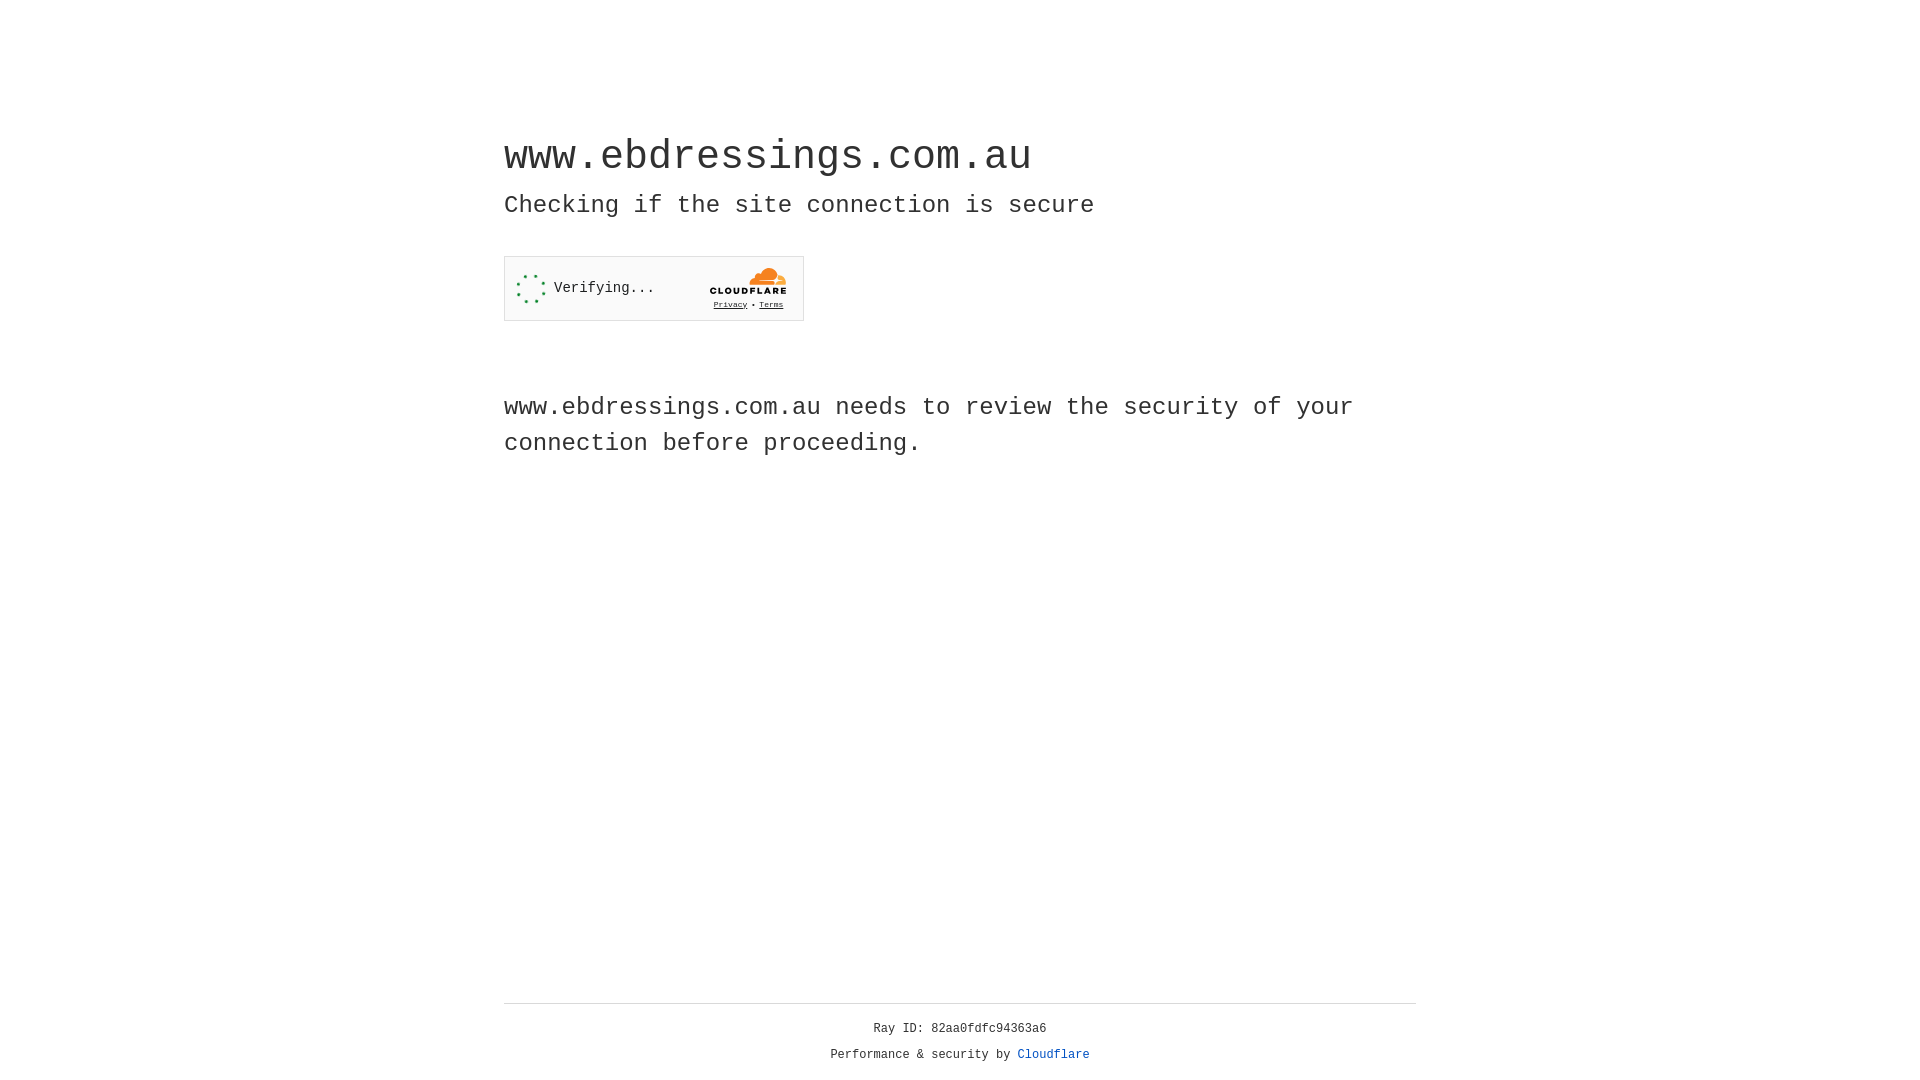  I want to click on 'Cloudflare', so click(1053, 1054).